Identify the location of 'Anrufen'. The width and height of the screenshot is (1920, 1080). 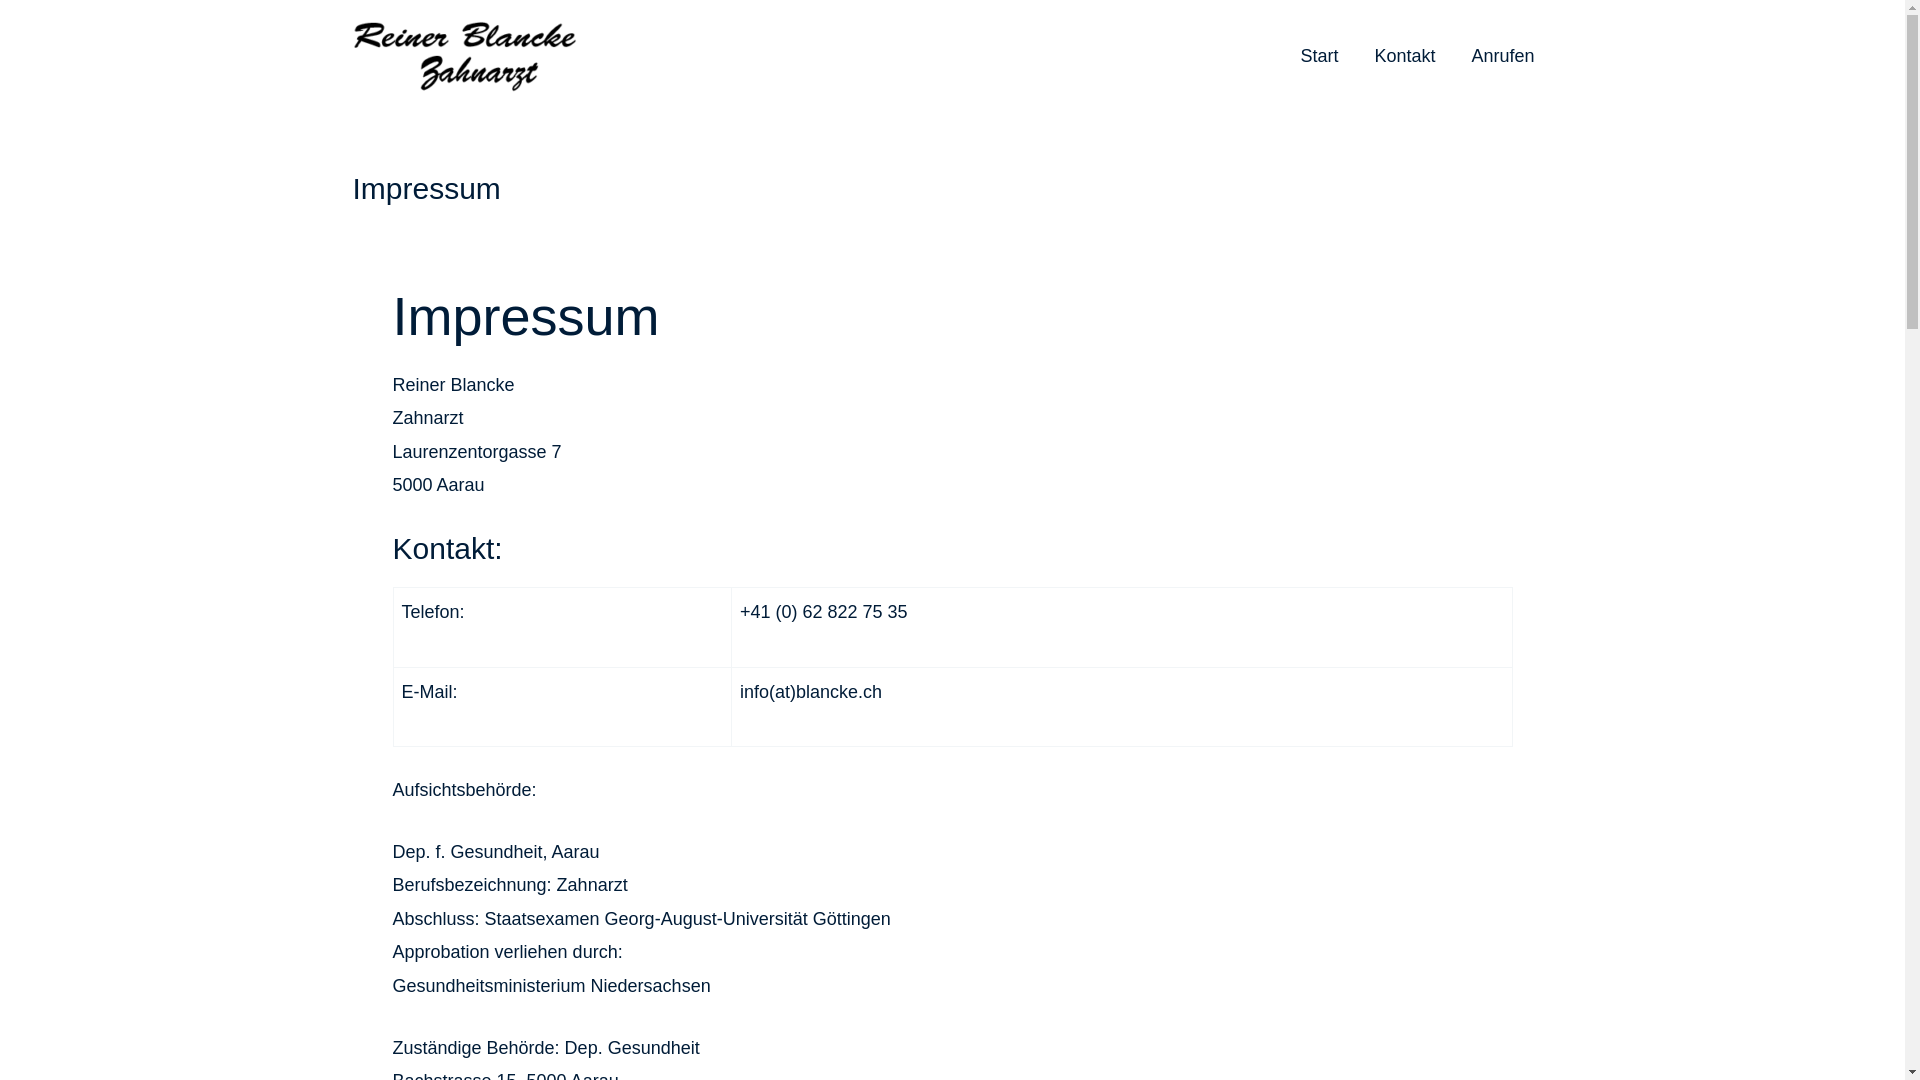
(1453, 55).